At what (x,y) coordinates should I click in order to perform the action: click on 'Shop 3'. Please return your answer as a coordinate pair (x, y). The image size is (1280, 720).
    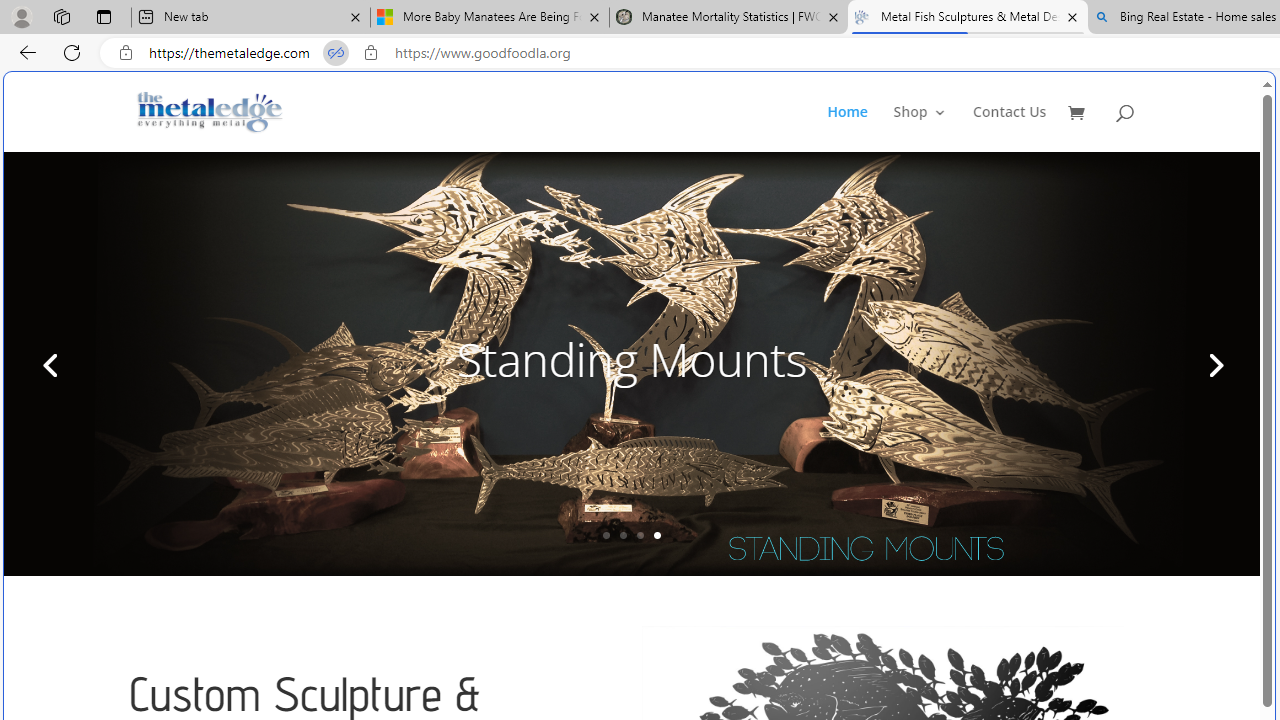
    Looking at the image, I should click on (919, 128).